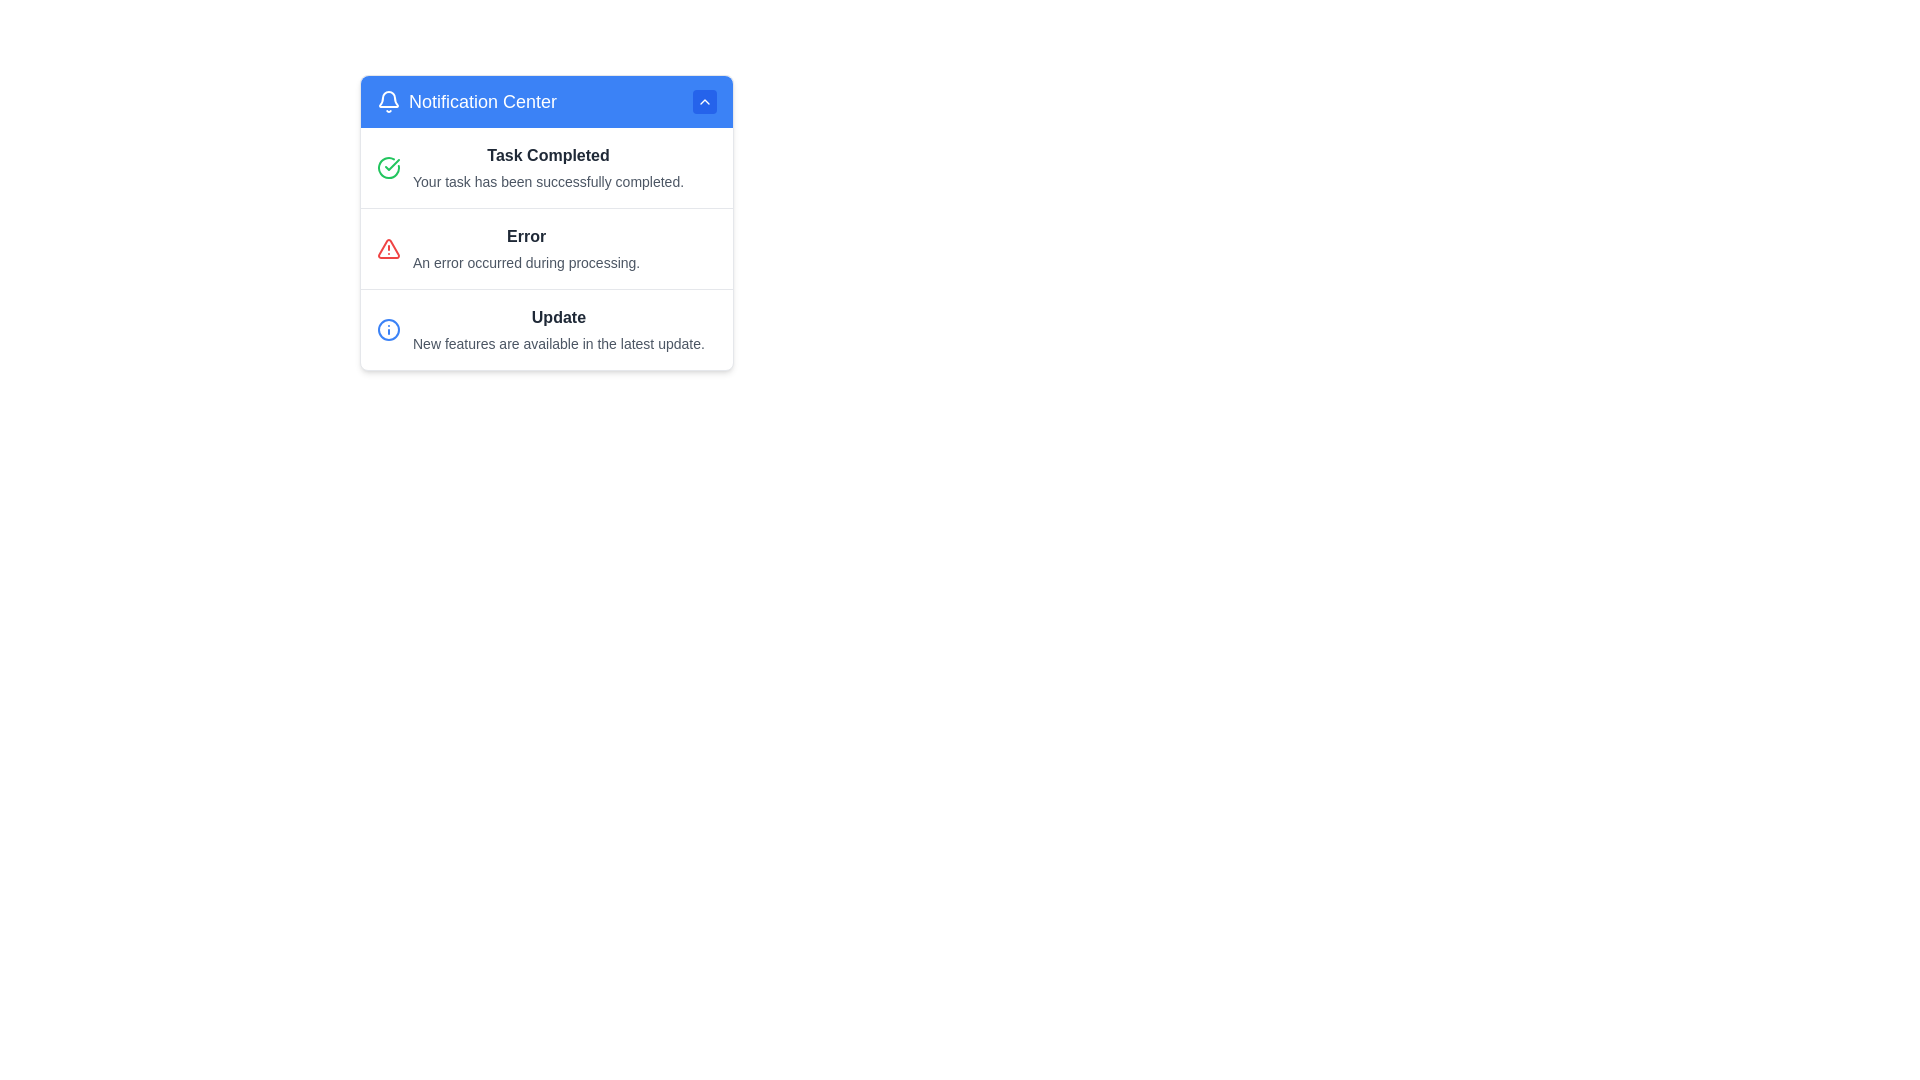  Describe the element at coordinates (388, 167) in the screenshot. I see `the leftmost icon in the 'Task Completed' row of the notification pop-up, indicating successful task completion` at that location.